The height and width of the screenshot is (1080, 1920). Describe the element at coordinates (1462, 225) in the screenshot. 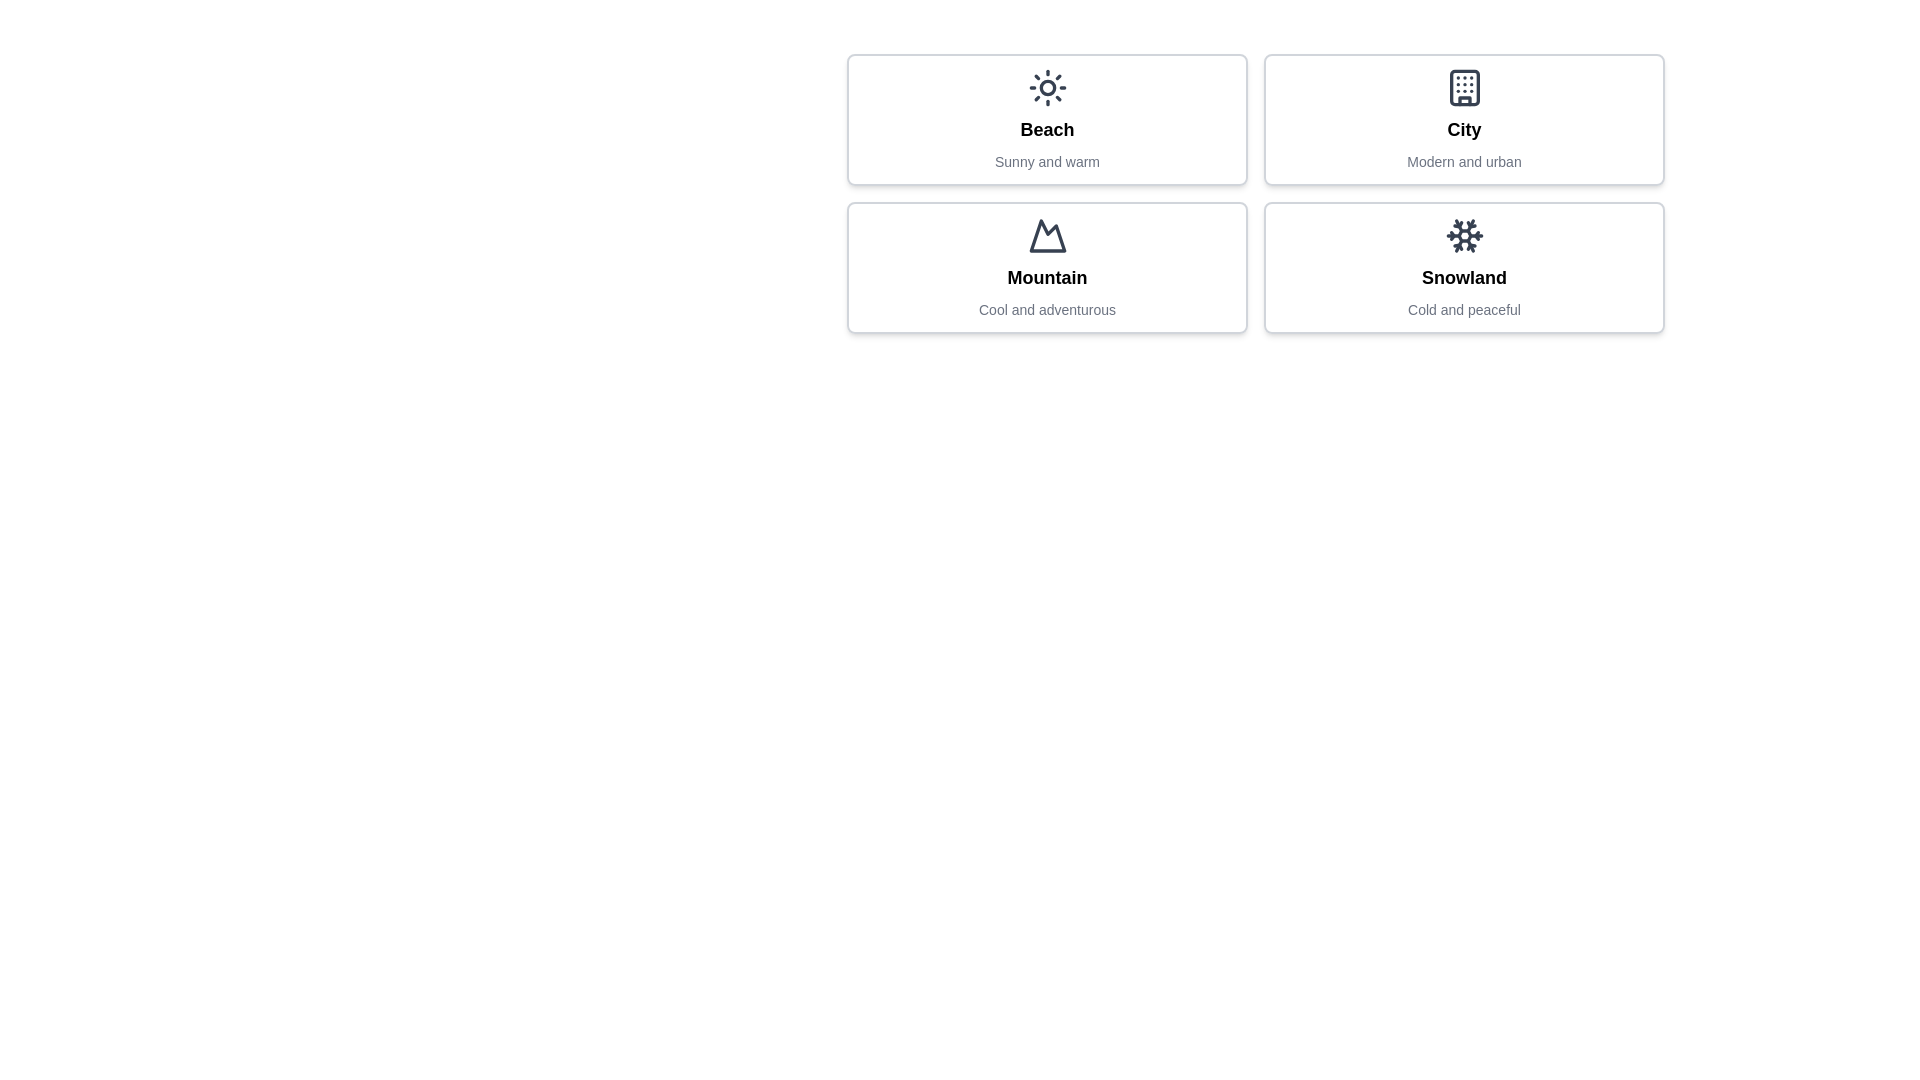

I see `the small graphical component resembling a part of a snowflake, which is an internal segment of the snowflake icon in the bottom-right panel labeled 'Snowland'` at that location.